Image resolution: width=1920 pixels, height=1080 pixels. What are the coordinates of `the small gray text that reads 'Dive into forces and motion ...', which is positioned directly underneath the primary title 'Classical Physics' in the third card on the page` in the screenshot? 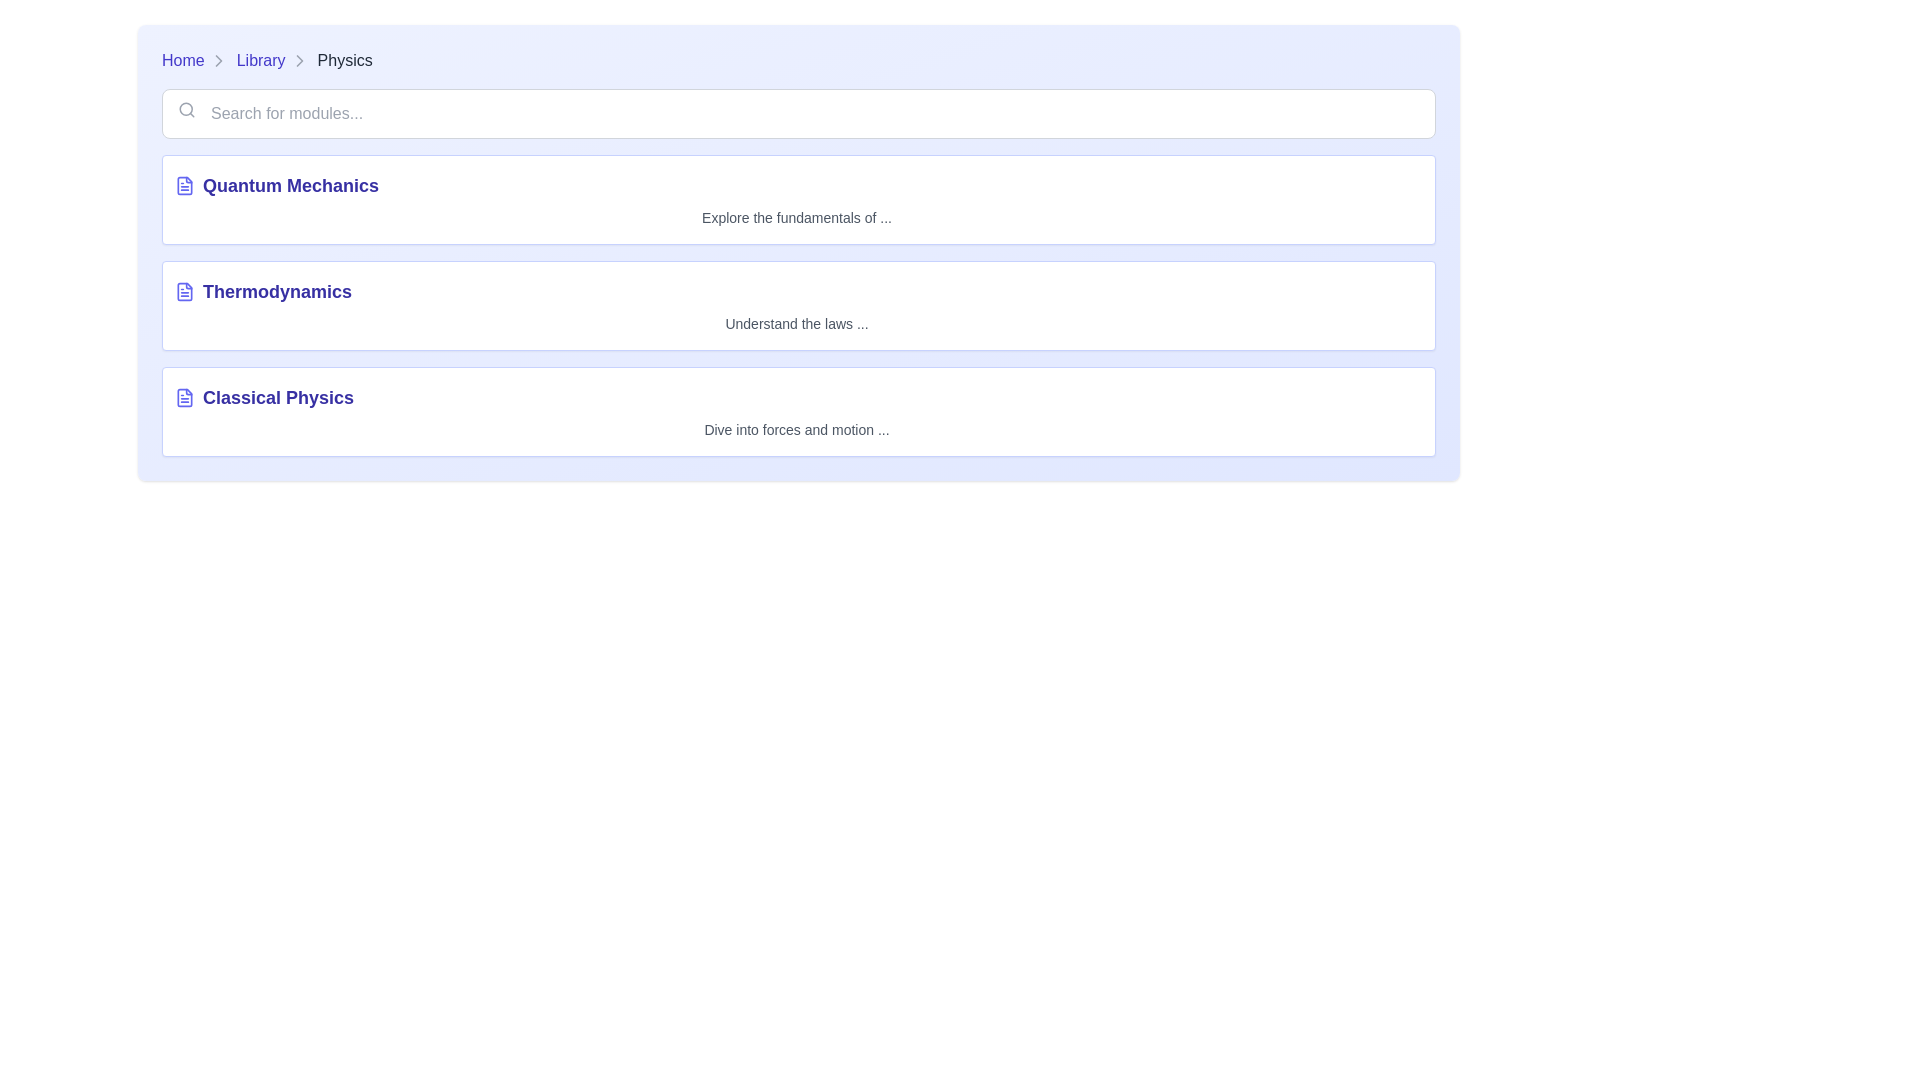 It's located at (795, 428).